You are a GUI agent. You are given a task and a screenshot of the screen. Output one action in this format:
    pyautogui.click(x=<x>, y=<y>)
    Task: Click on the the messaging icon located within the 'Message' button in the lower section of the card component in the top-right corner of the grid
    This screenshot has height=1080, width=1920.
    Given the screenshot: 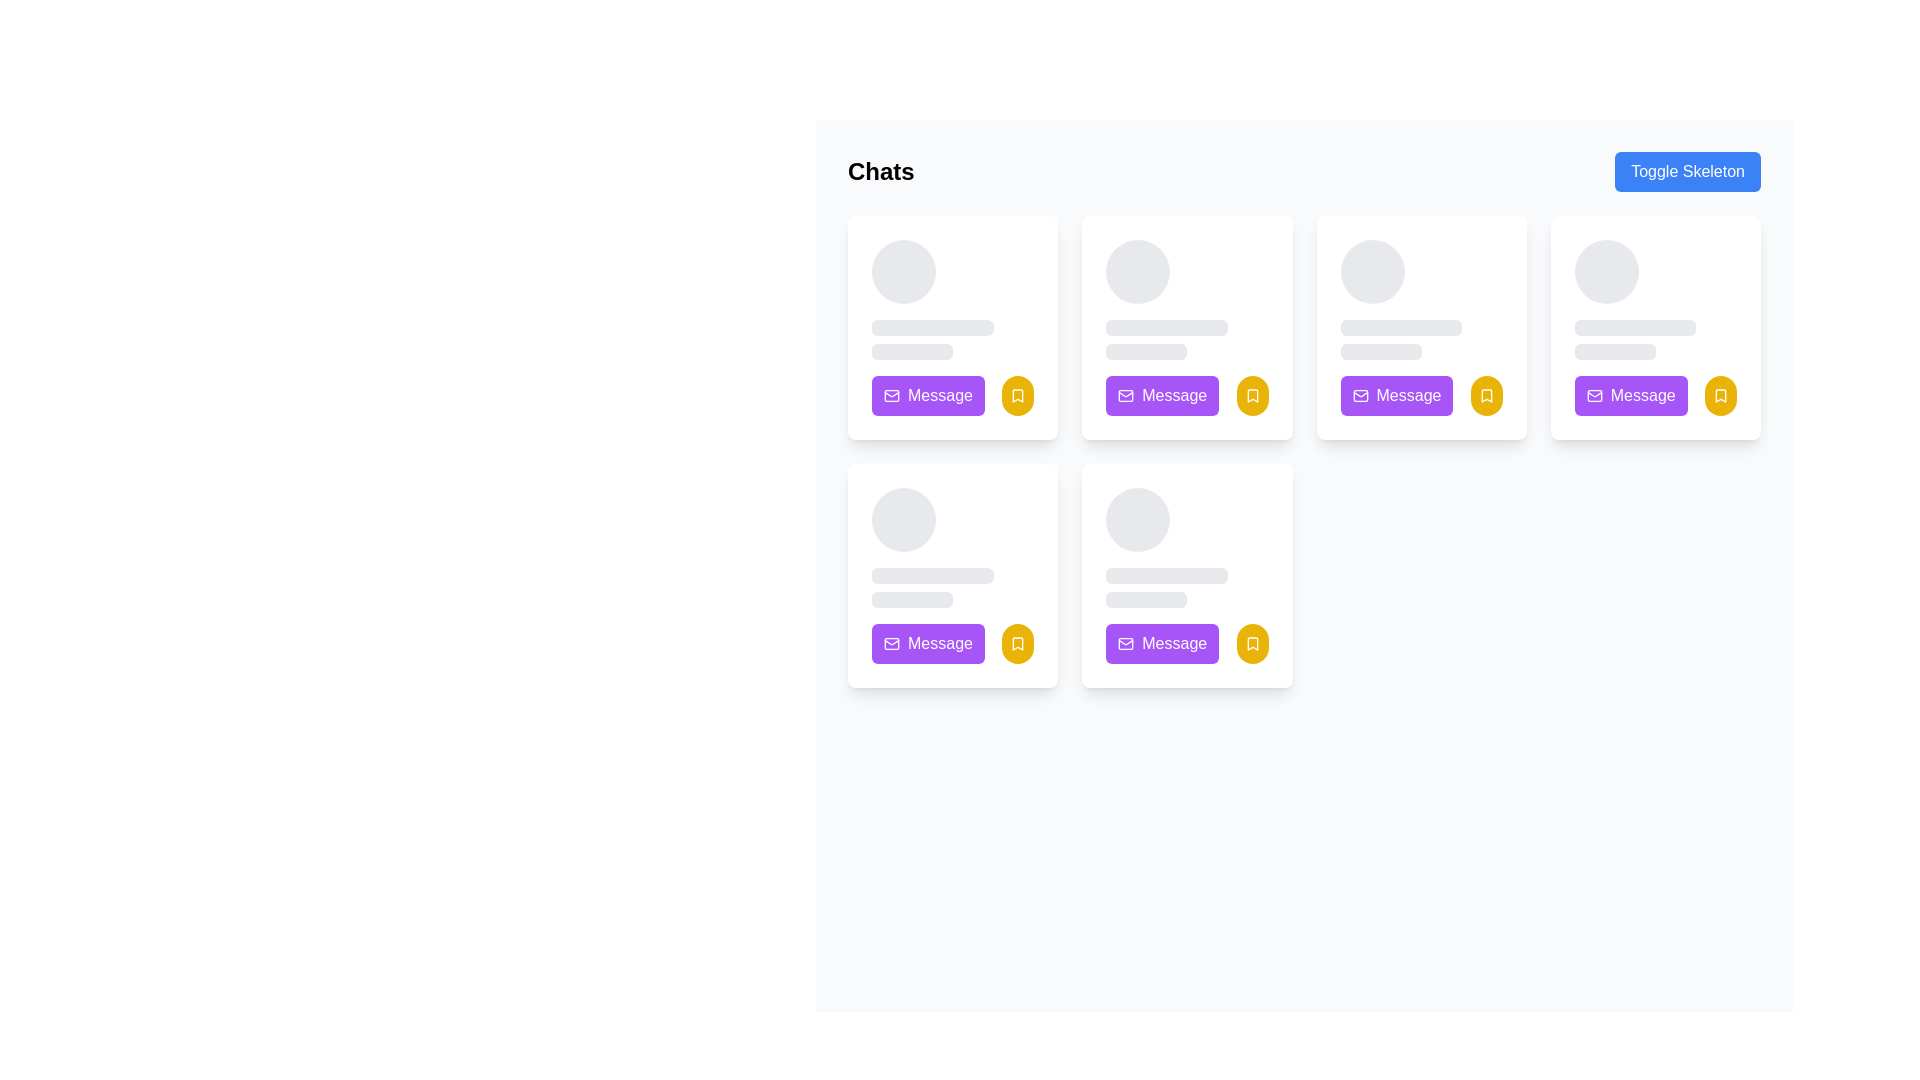 What is the action you would take?
    pyautogui.click(x=1593, y=396)
    